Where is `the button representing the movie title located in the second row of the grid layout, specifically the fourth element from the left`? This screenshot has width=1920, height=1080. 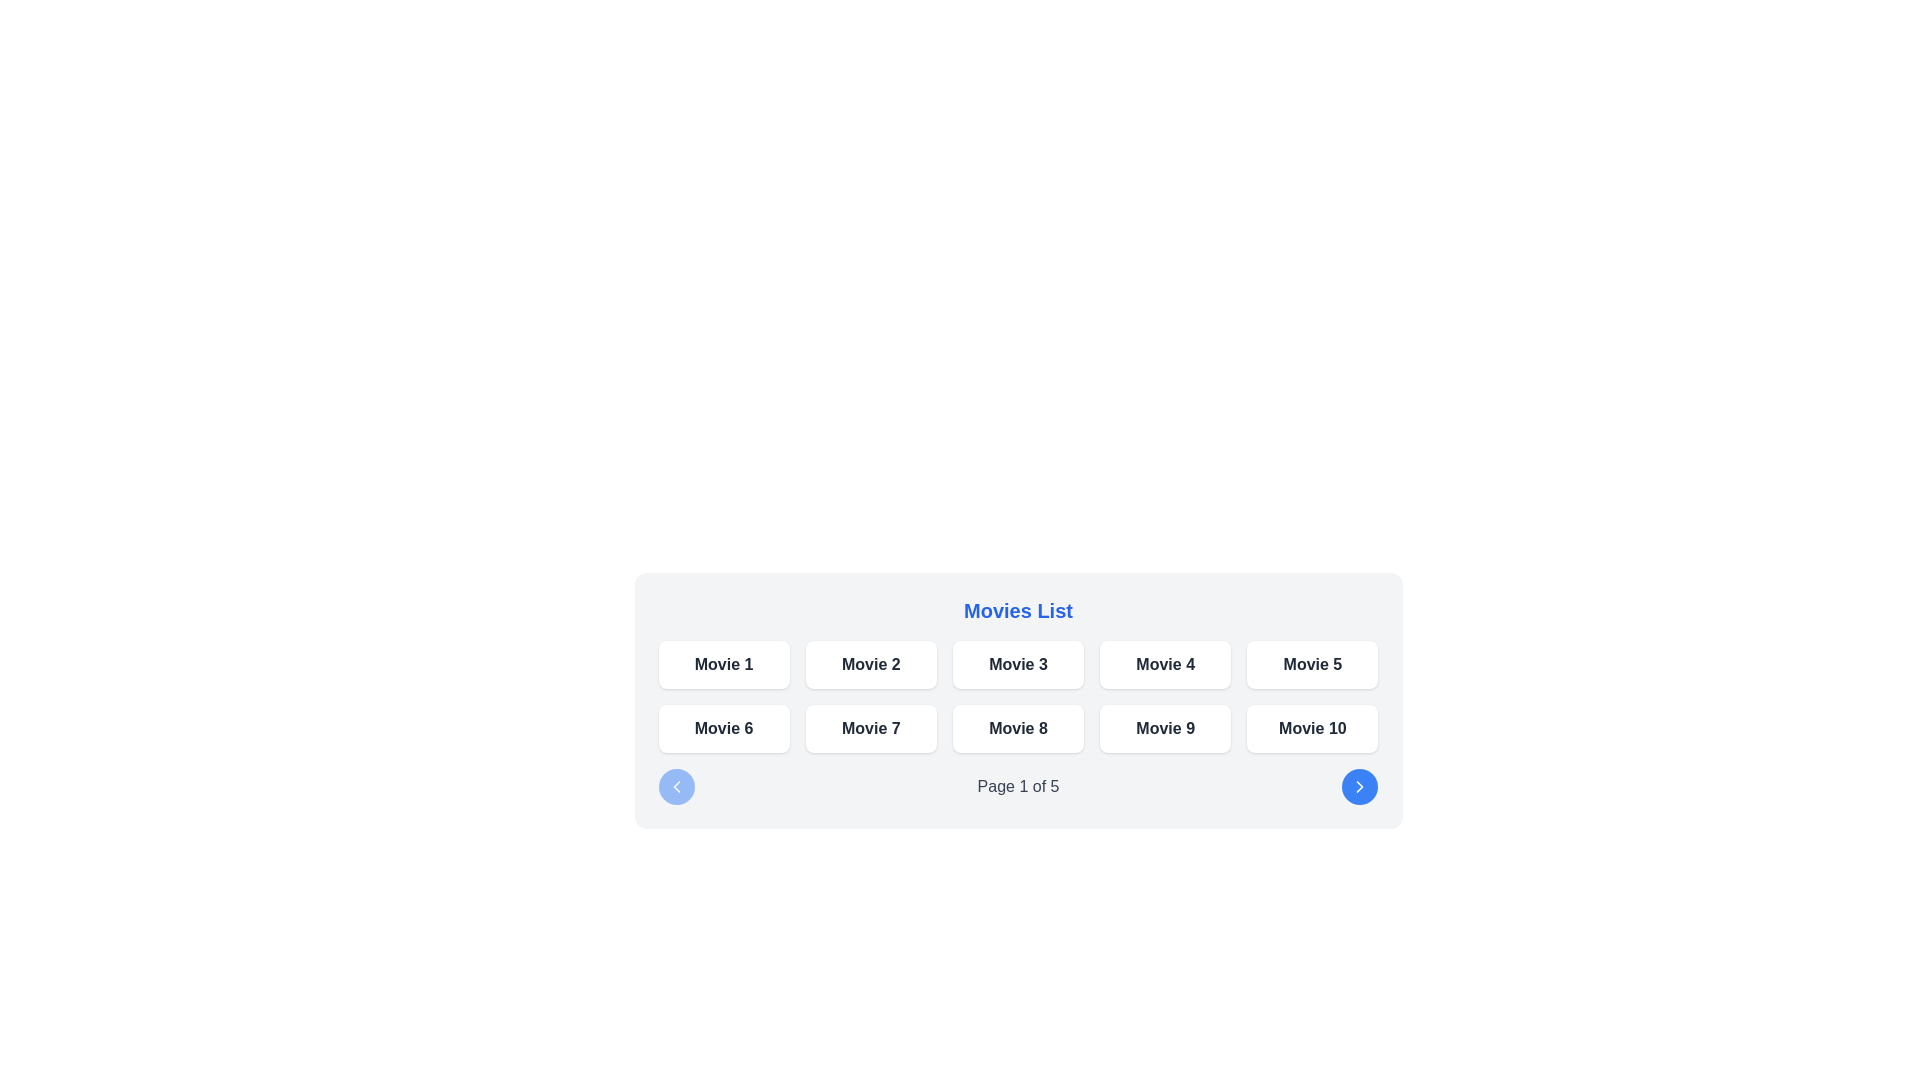 the button representing the movie title located in the second row of the grid layout, specifically the fourth element from the left is located at coordinates (1165, 729).